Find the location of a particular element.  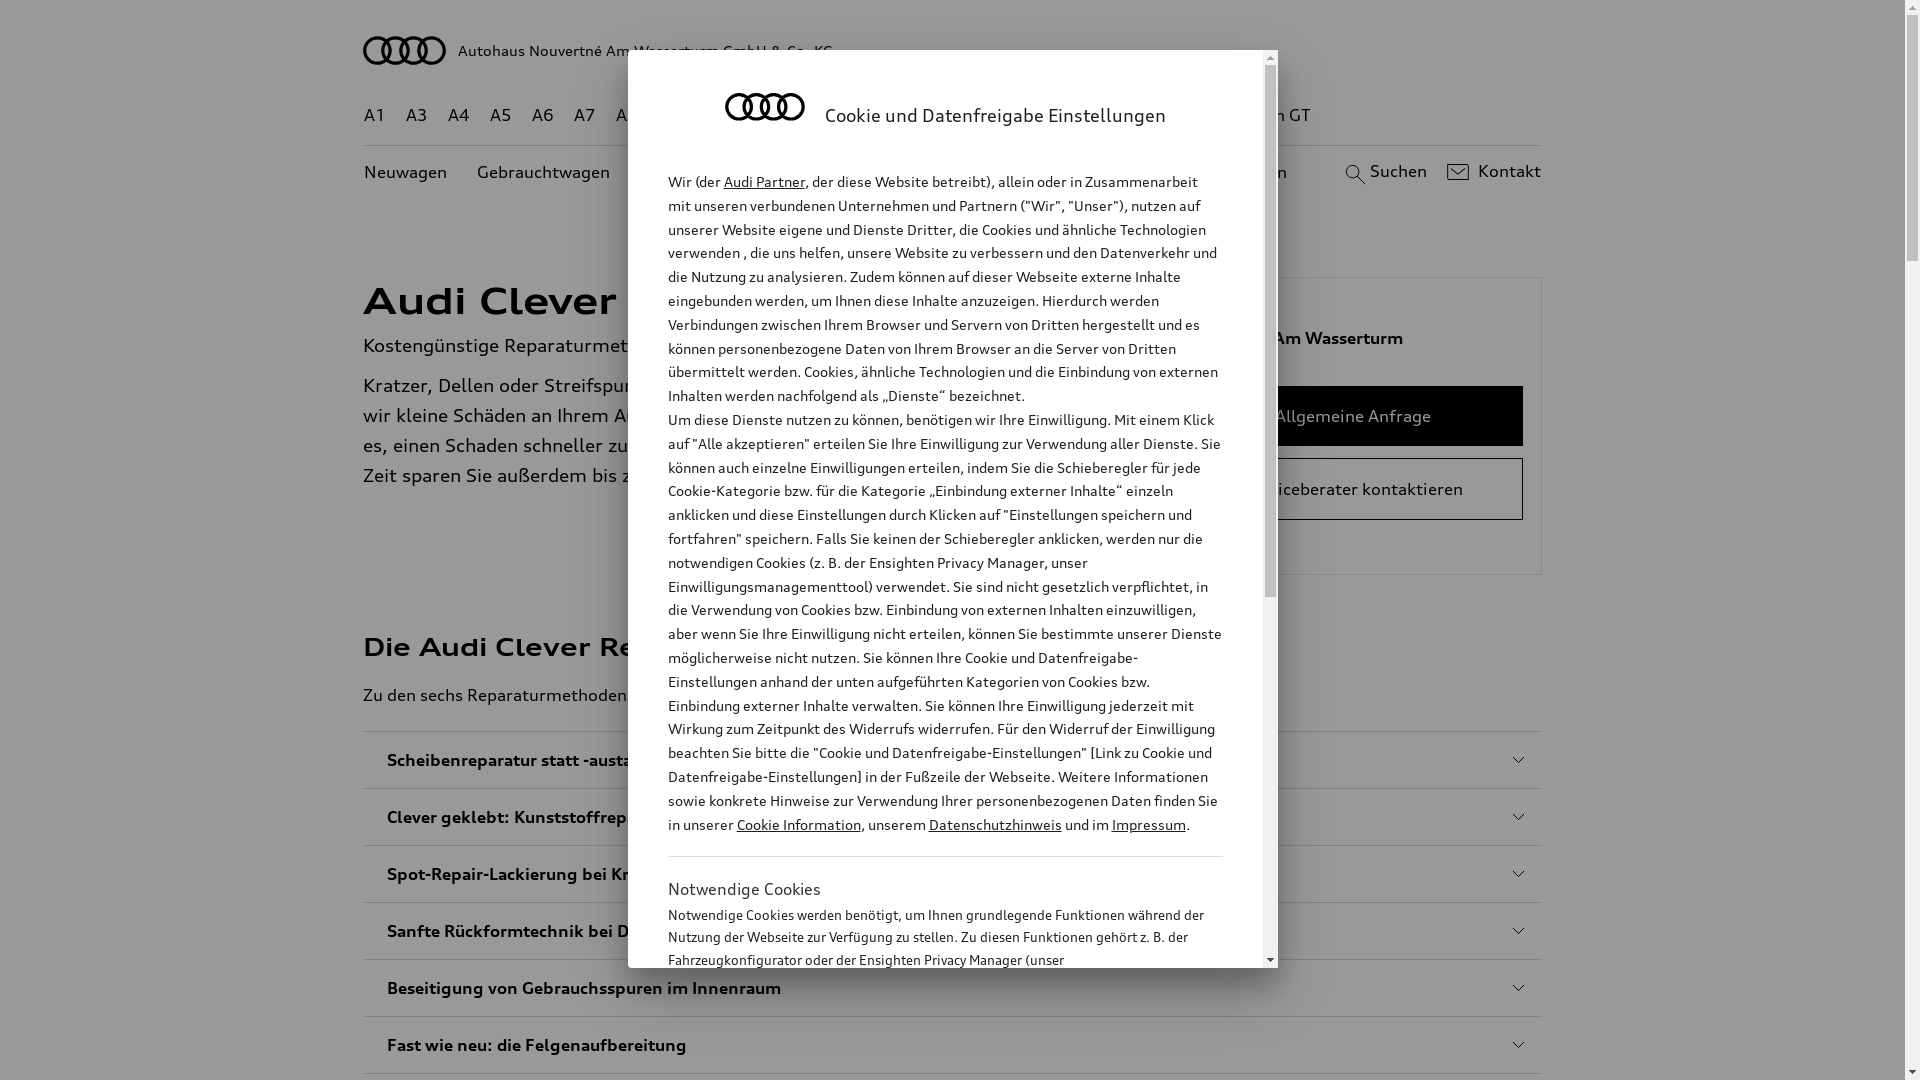

'A4' is located at coordinates (458, 115).